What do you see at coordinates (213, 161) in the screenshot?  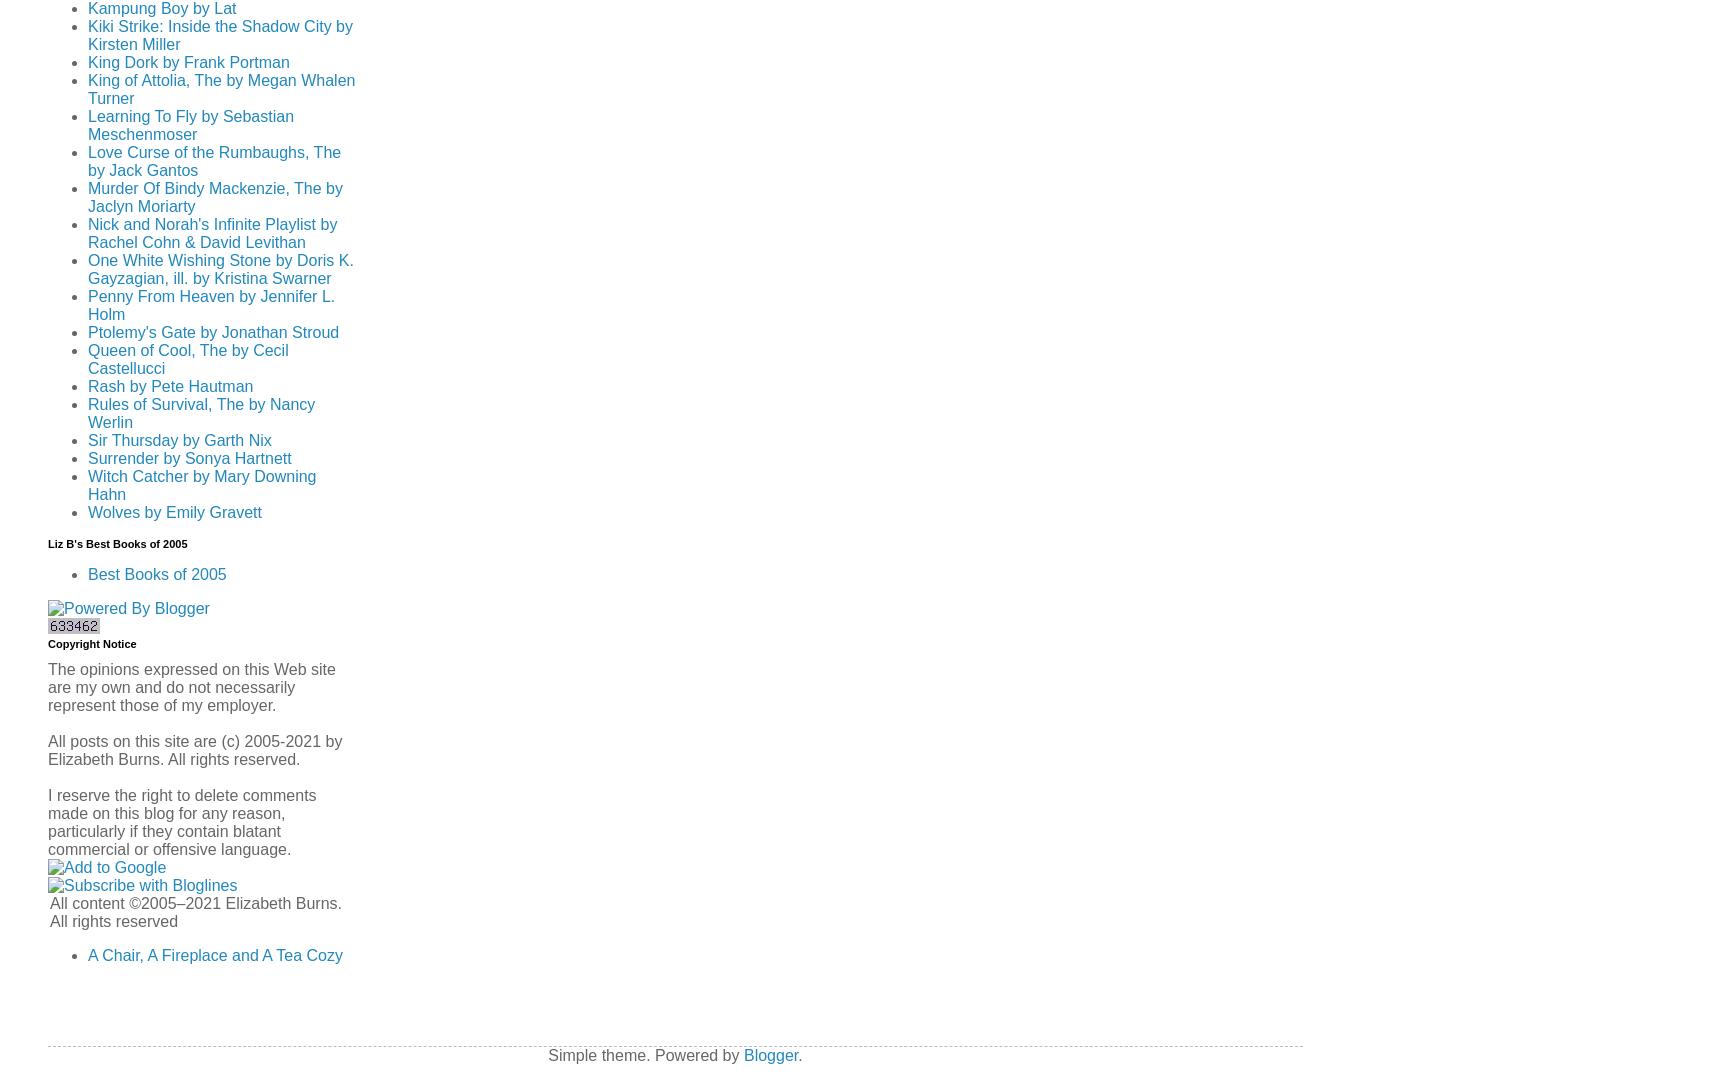 I see `'Love Curse of the Rumbaughs, The by Jack Gantos'` at bounding box center [213, 161].